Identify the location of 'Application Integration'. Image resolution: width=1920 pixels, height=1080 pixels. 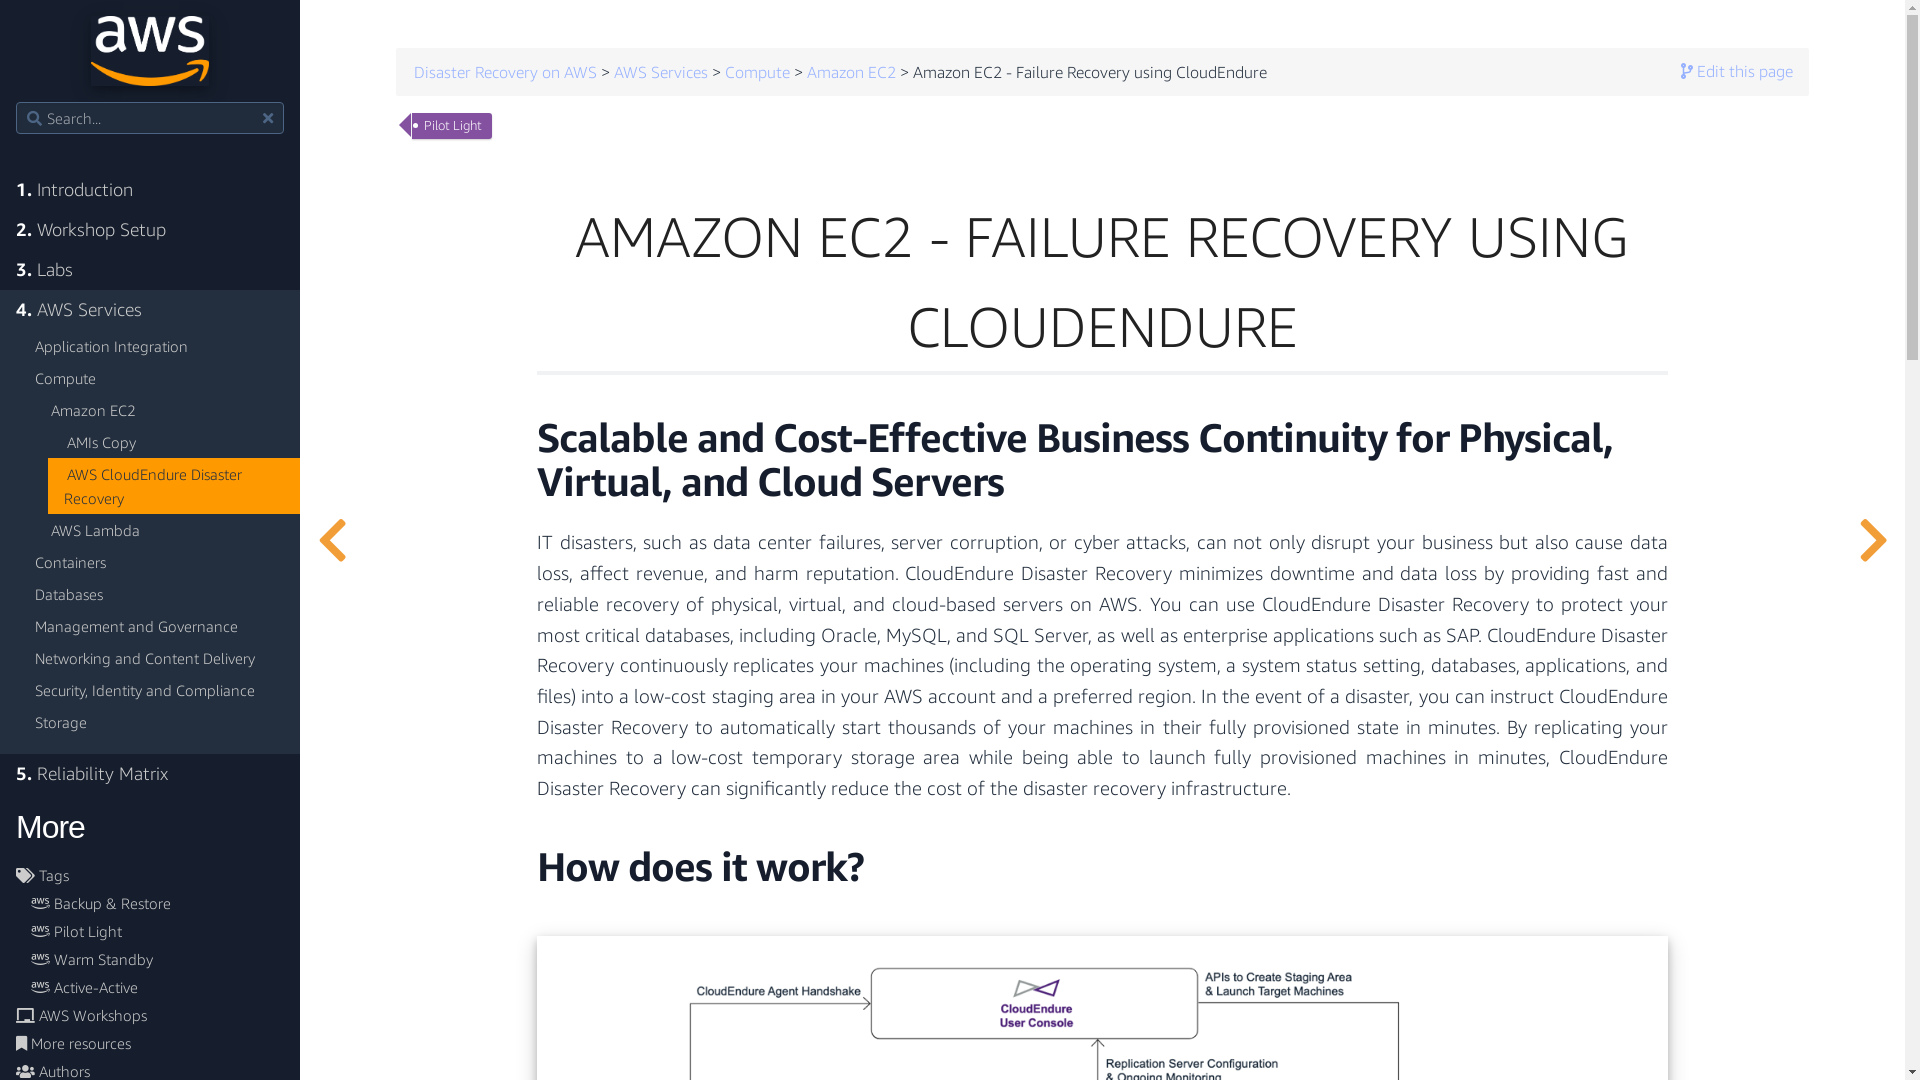
(157, 345).